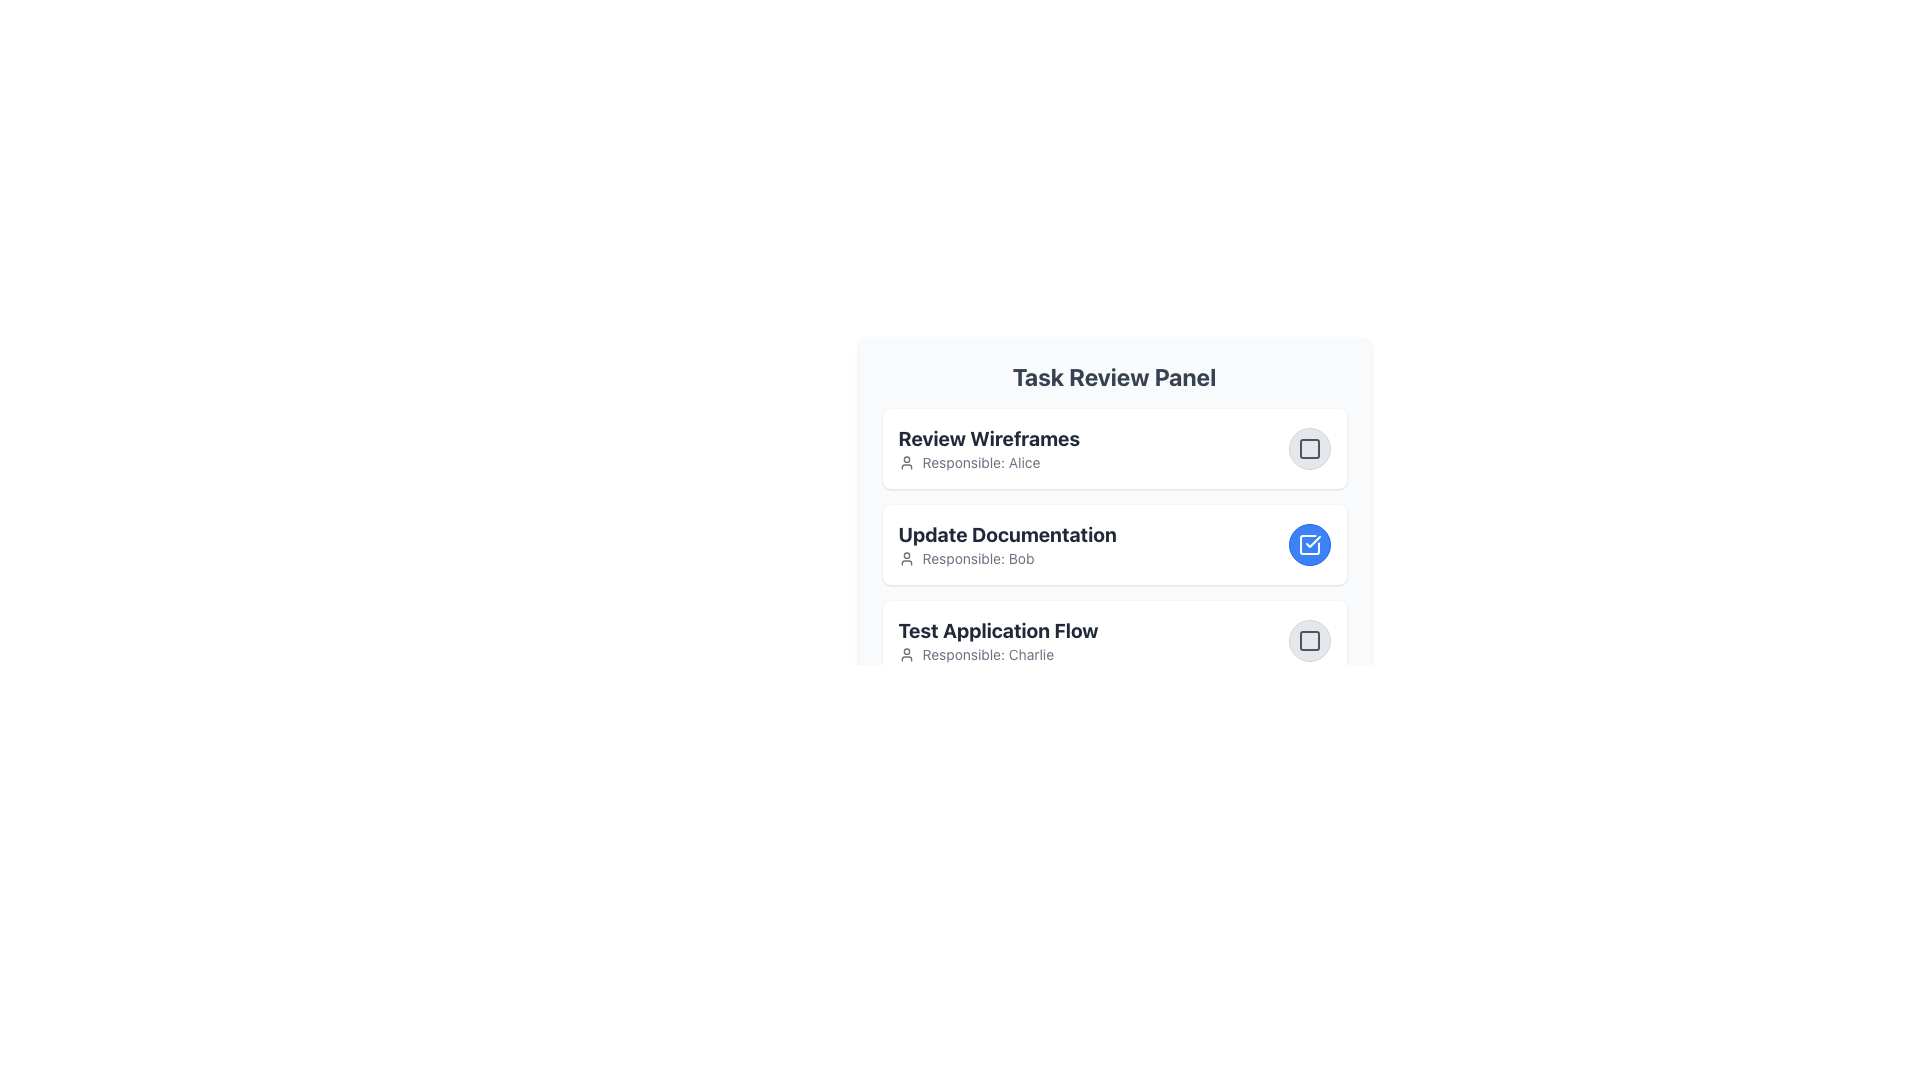  I want to click on the task card element titled 'Update Documentation', so click(1113, 544).